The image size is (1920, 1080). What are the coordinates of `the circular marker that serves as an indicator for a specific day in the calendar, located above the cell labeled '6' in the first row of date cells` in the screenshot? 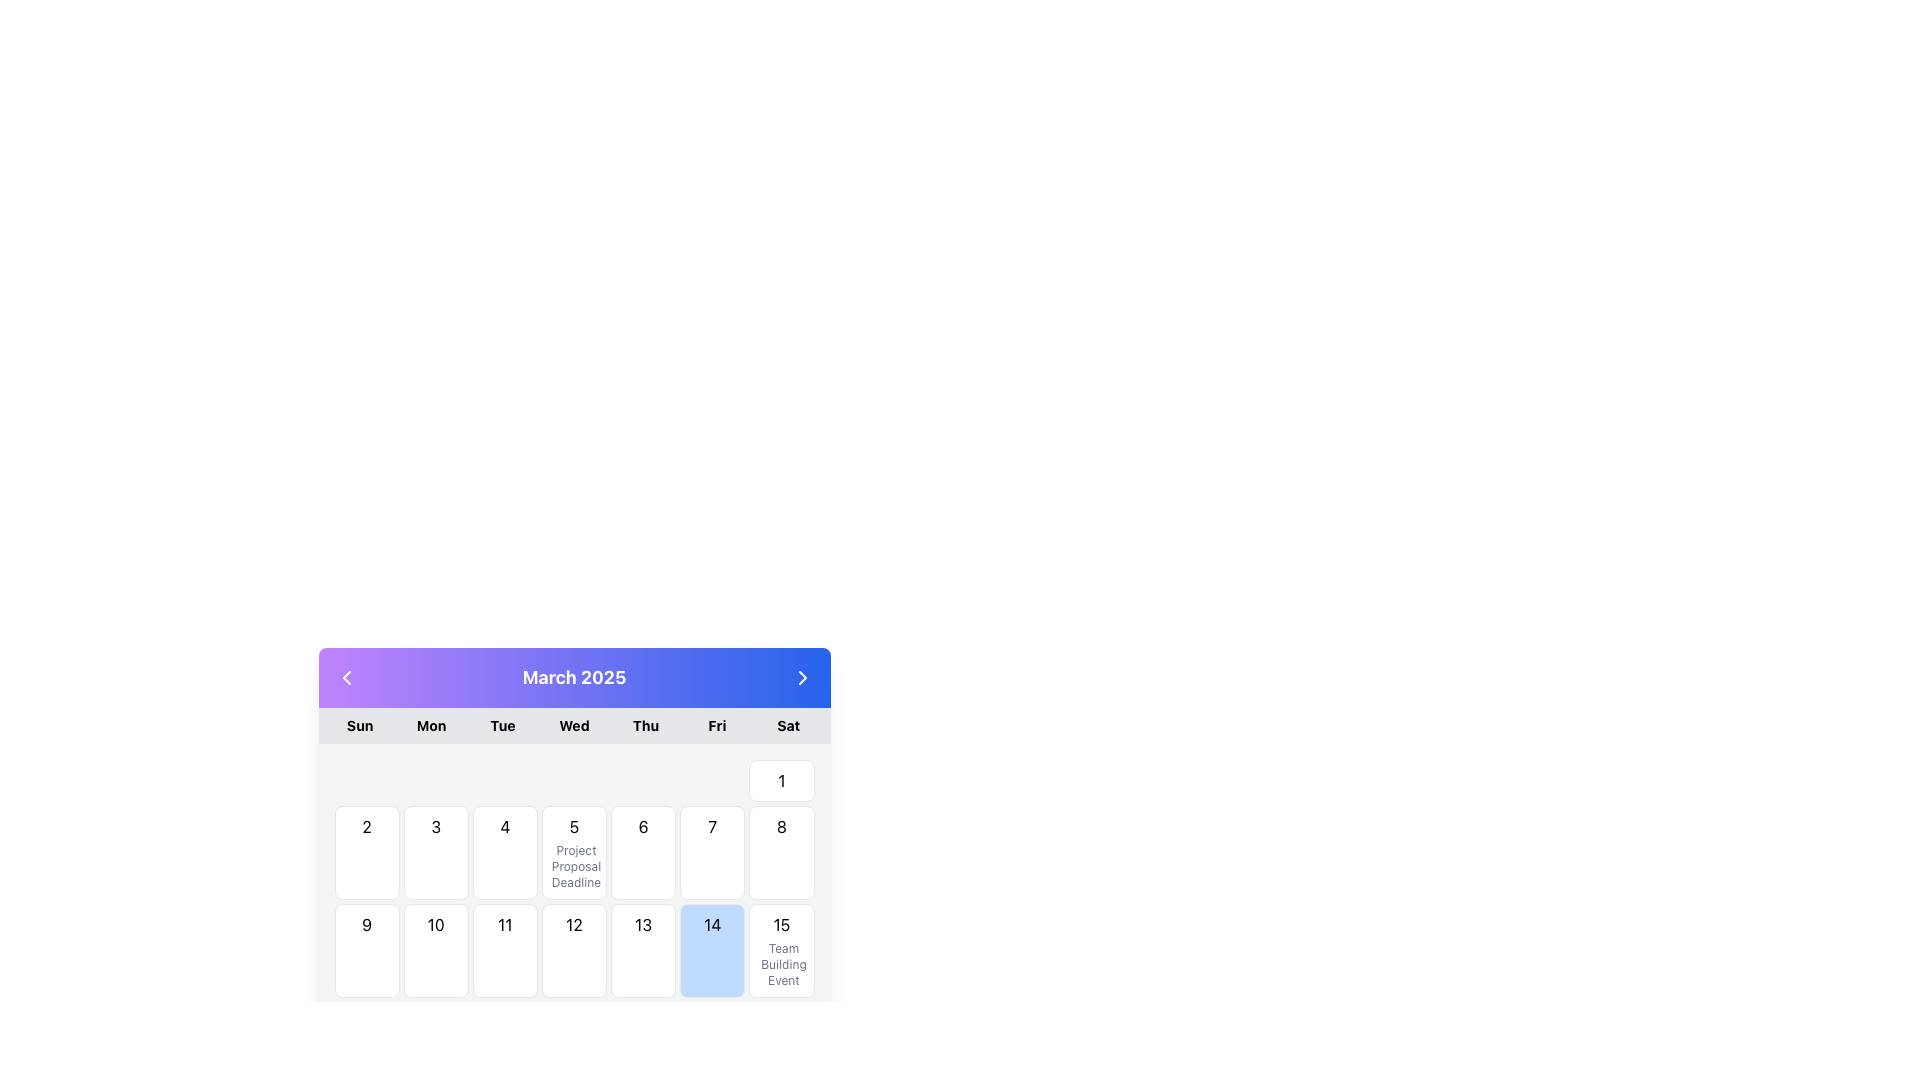 It's located at (643, 779).